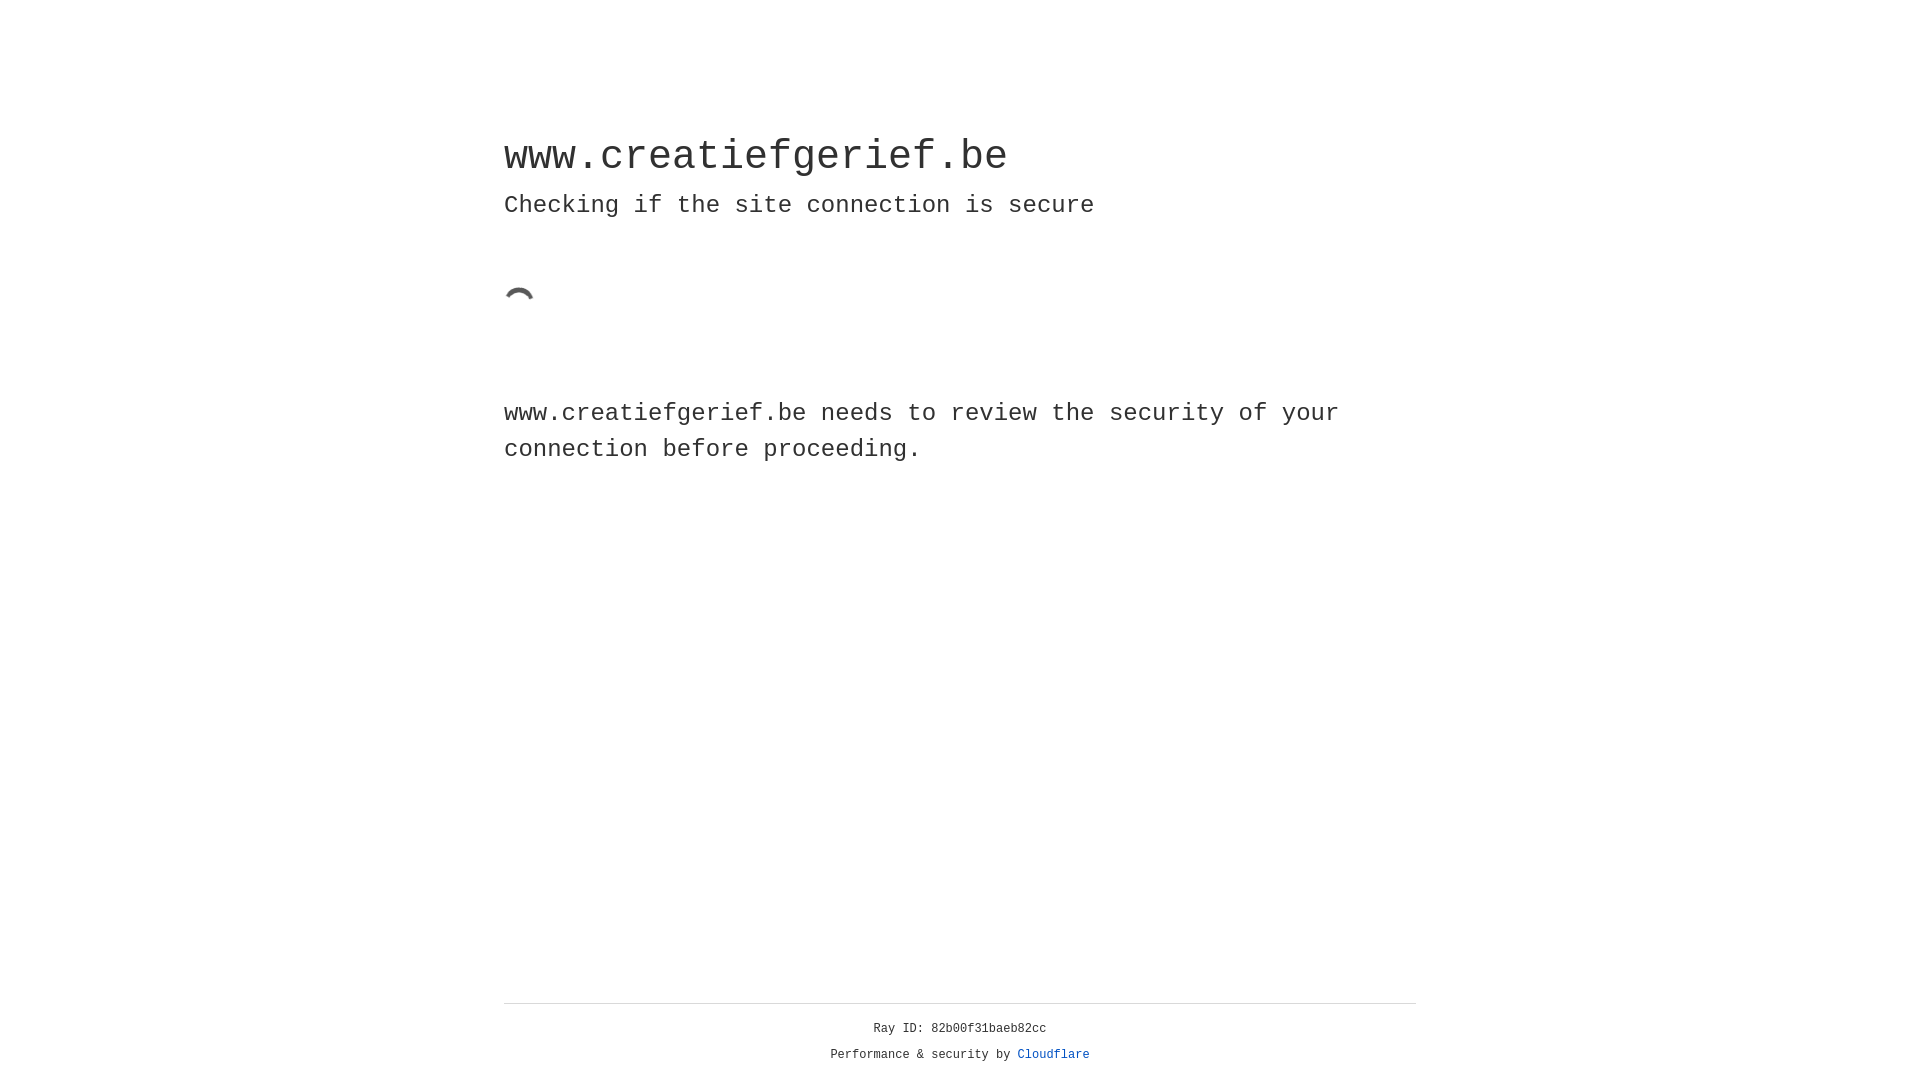 Image resolution: width=1920 pixels, height=1080 pixels. What do you see at coordinates (1053, 1054) in the screenshot?
I see `'Cloudflare'` at bounding box center [1053, 1054].